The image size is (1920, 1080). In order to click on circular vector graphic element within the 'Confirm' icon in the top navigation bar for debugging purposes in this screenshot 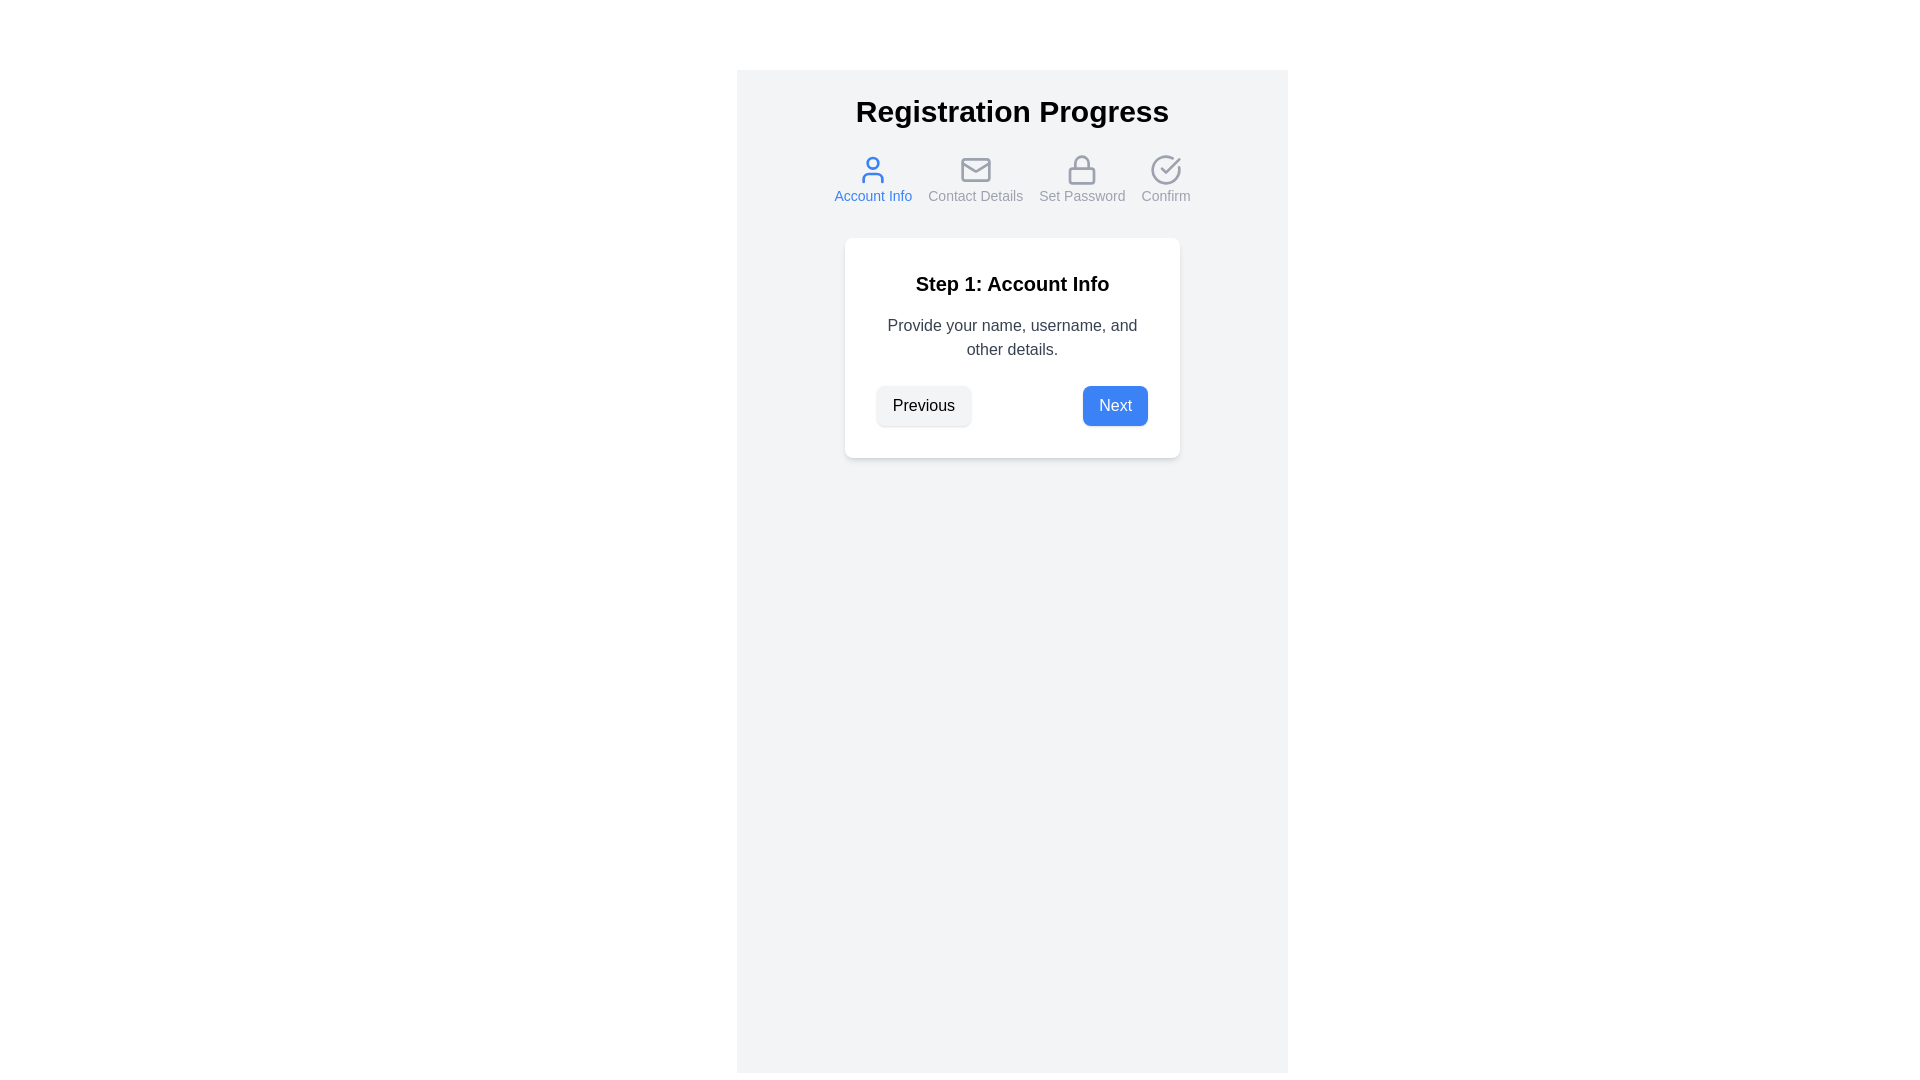, I will do `click(1166, 168)`.